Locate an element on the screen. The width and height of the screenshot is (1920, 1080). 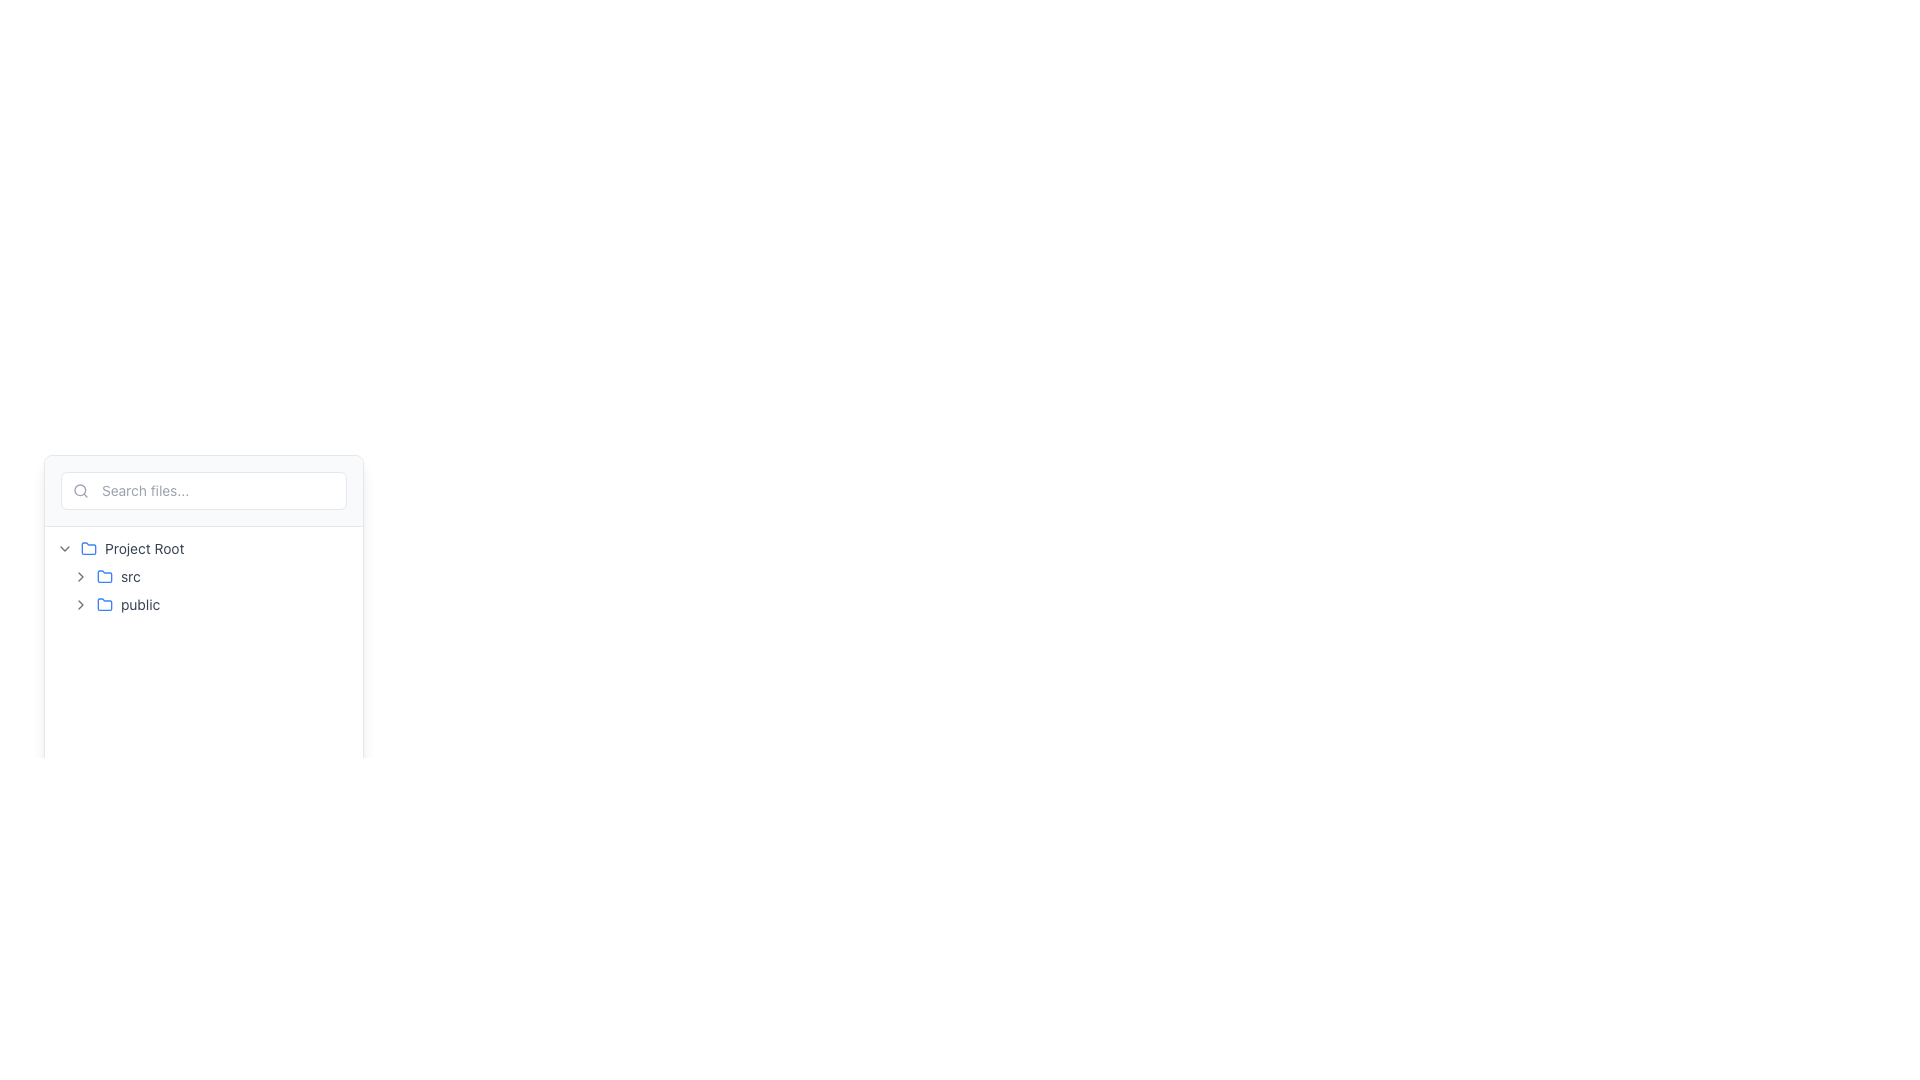
the downward-pointing chevron Toggle Icon located to the left of the 'Project Root' text is located at coordinates (65, 548).